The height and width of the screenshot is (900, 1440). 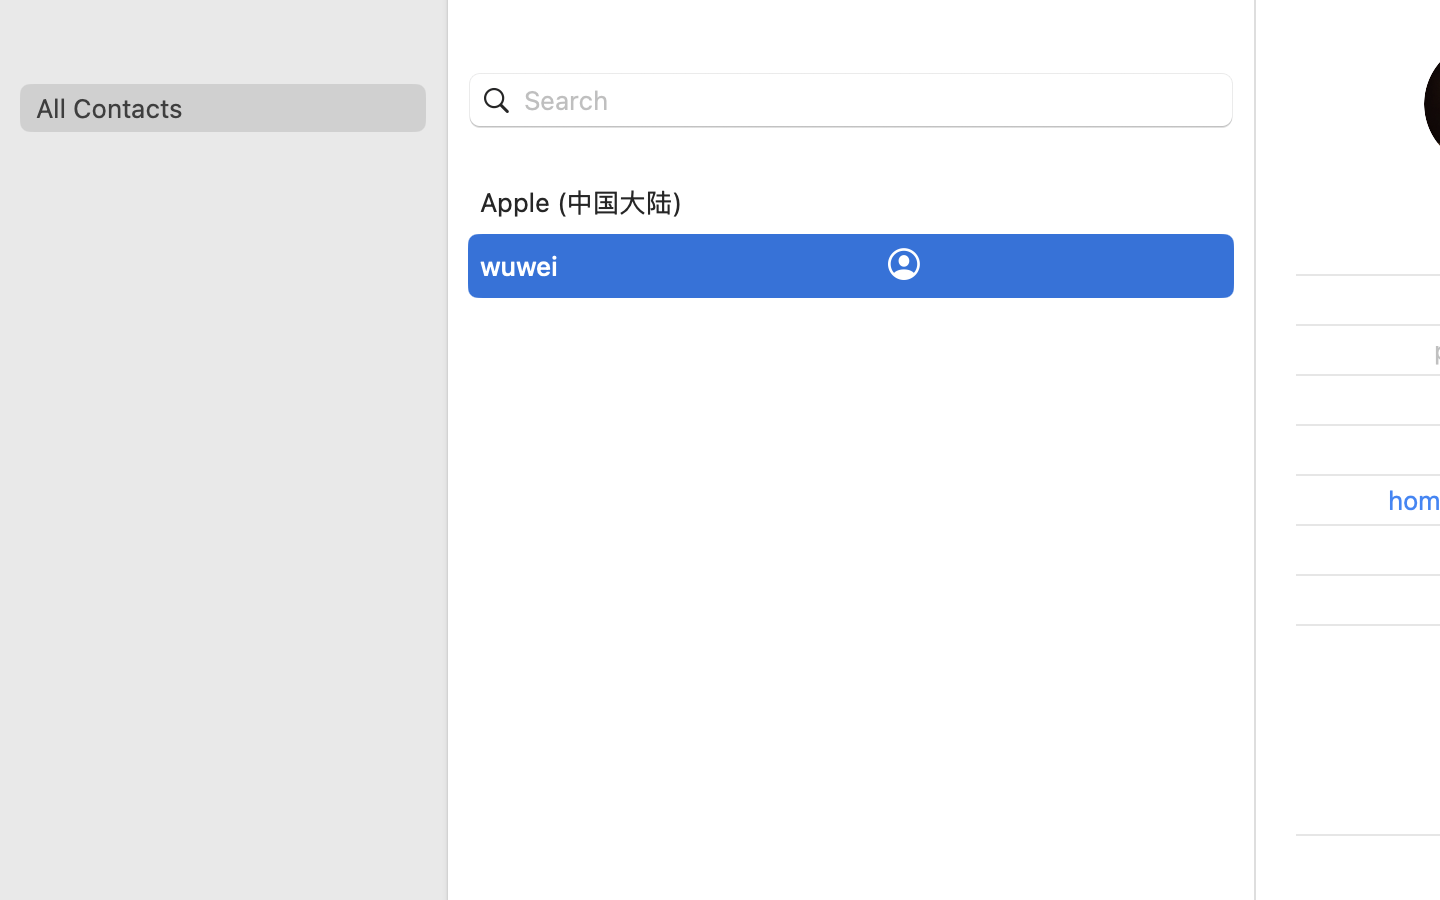 What do you see at coordinates (223, 107) in the screenshot?
I see `'All Contacts'` at bounding box center [223, 107].